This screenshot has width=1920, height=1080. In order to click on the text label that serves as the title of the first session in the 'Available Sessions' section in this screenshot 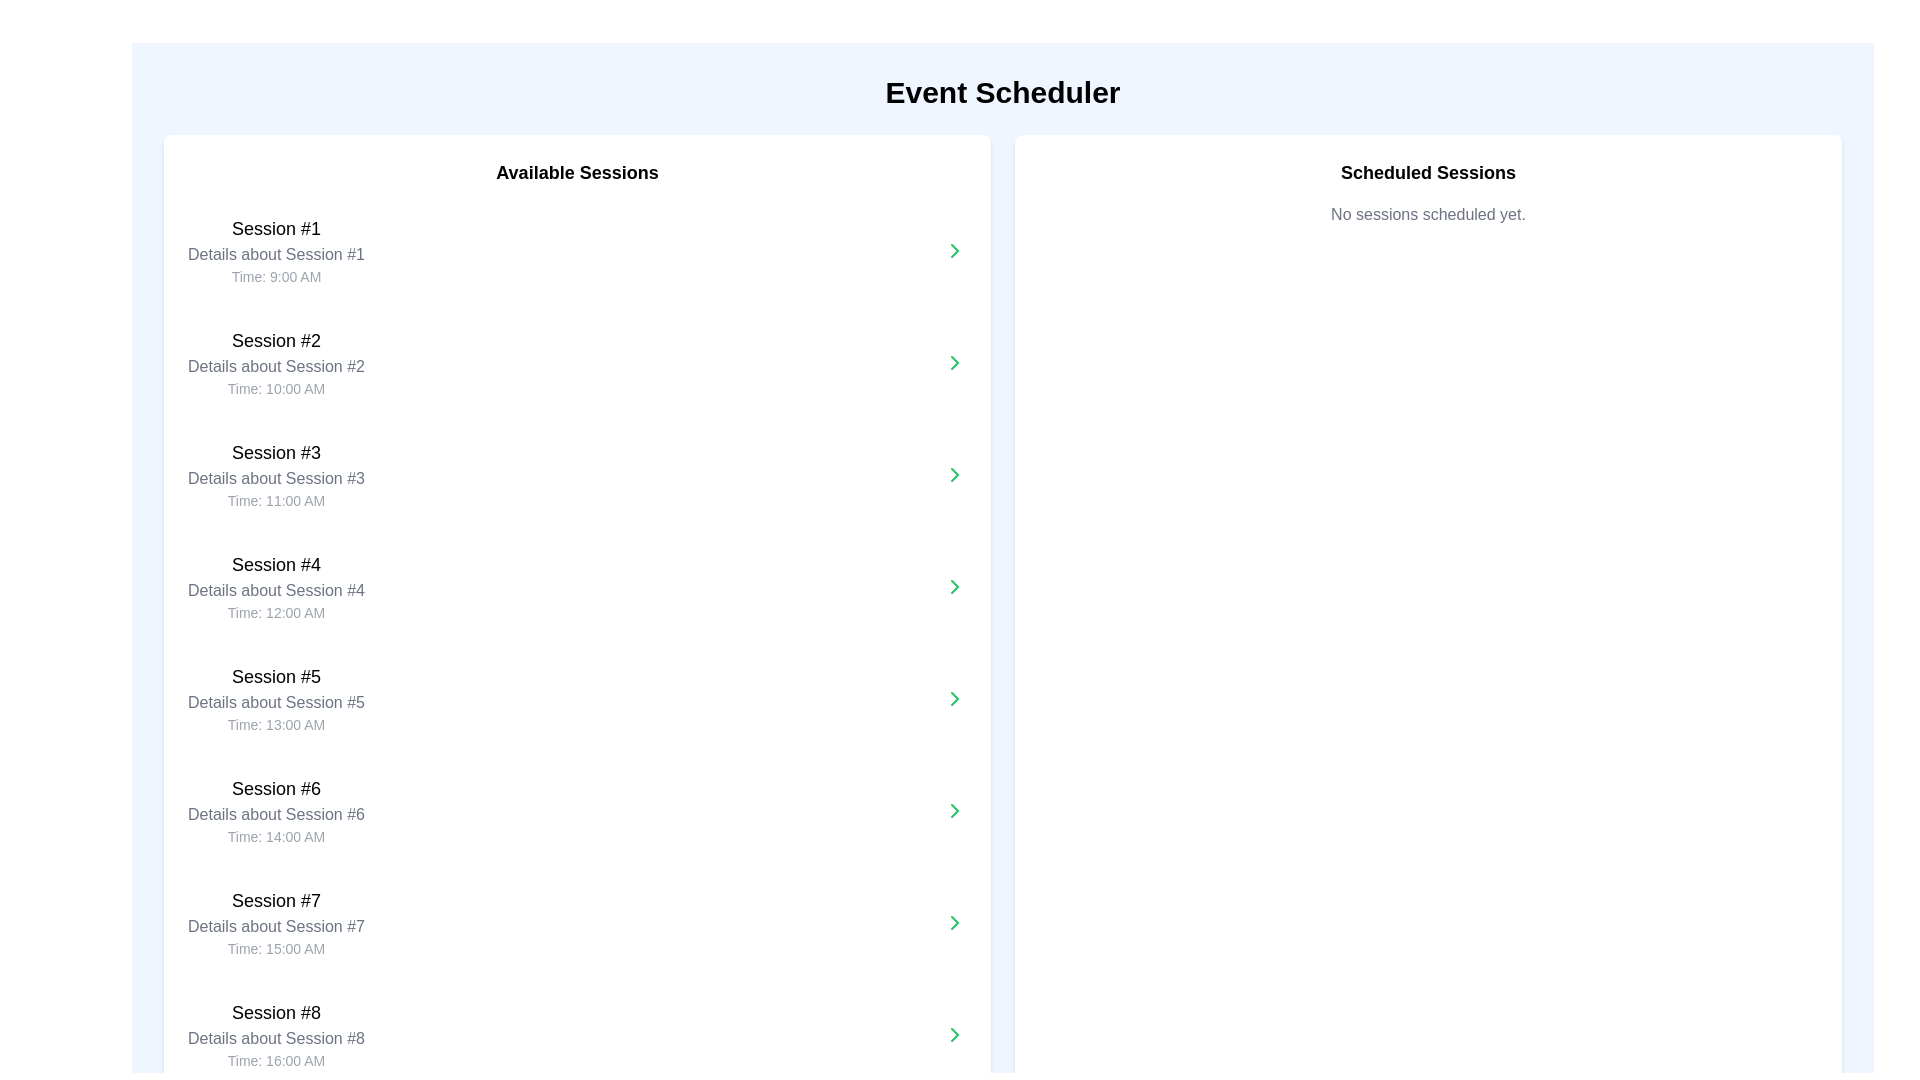, I will do `click(275, 227)`.